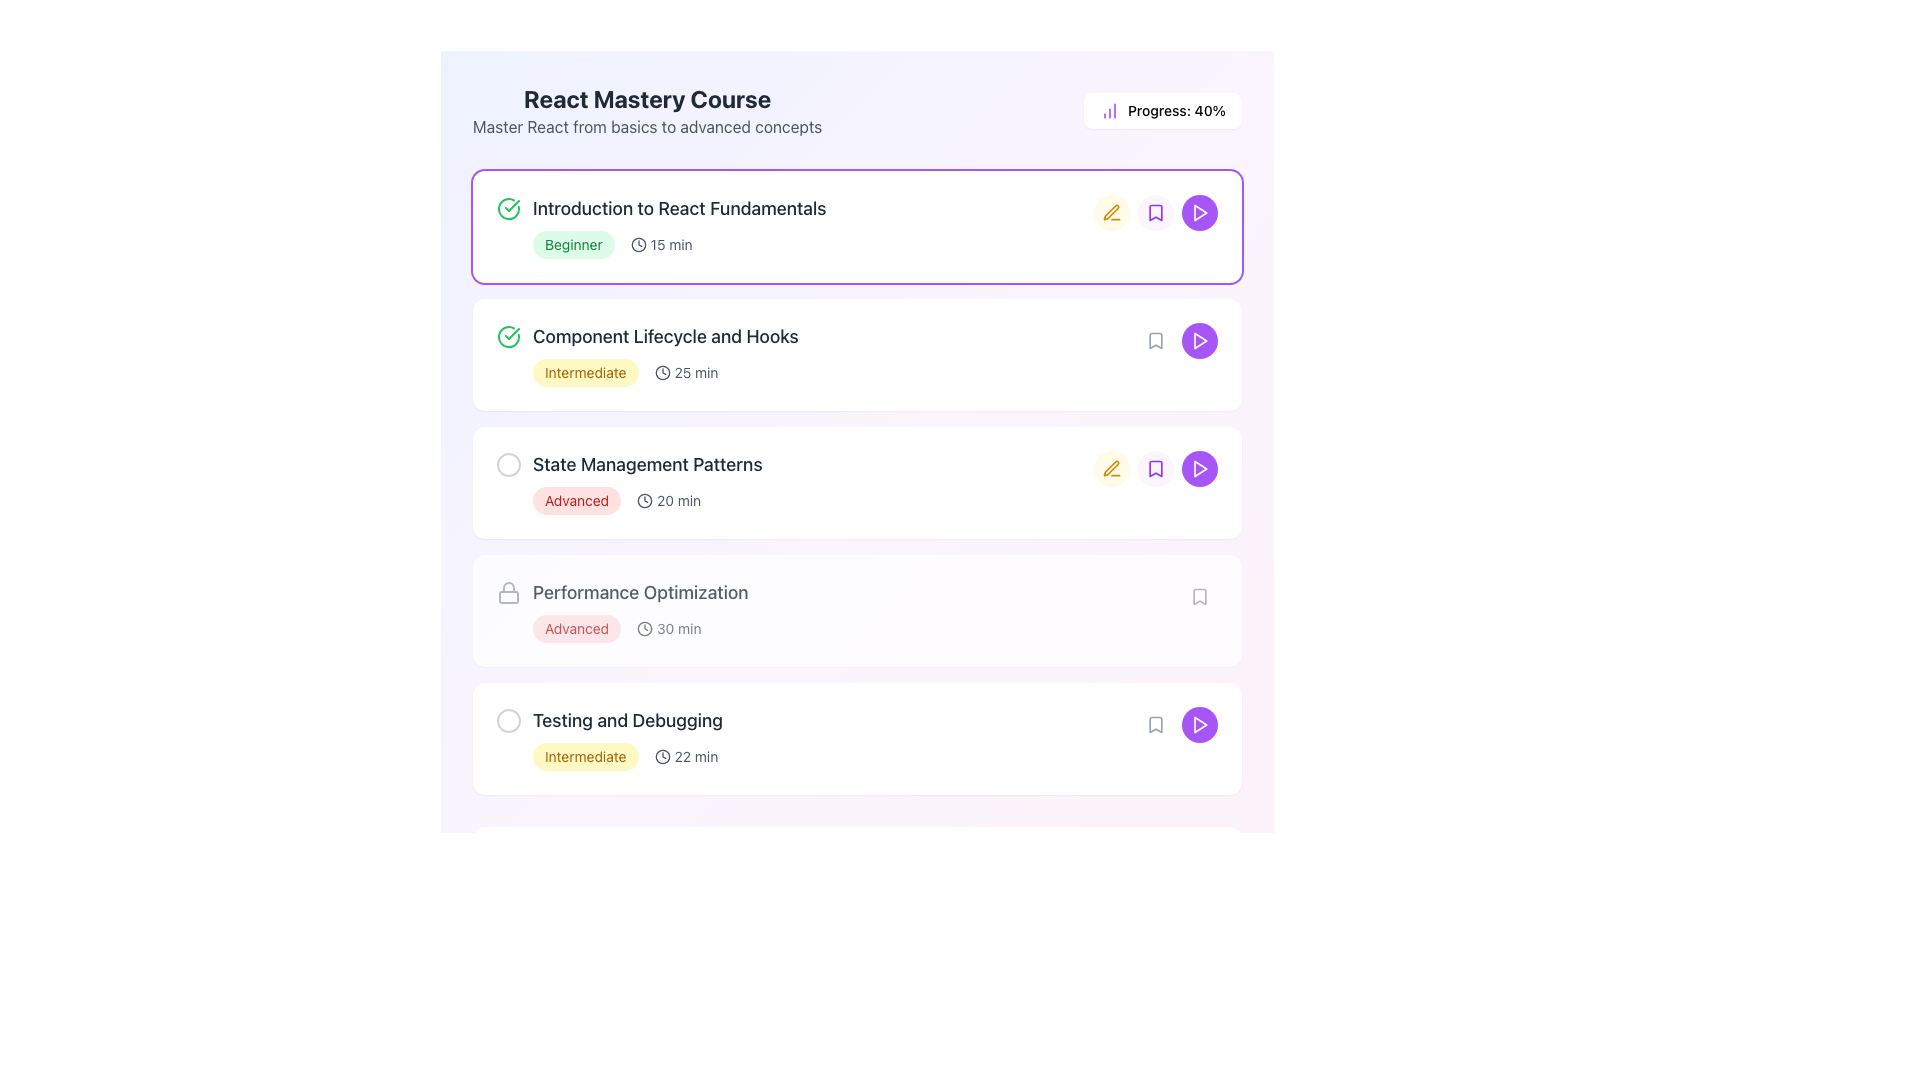 The height and width of the screenshot is (1080, 1920). What do you see at coordinates (640, 592) in the screenshot?
I see `the text label displaying 'Performance Optimization', which is styled as a large header in gray color, located between 'State Management Patterns' and 'Testing and Debugging'` at bounding box center [640, 592].